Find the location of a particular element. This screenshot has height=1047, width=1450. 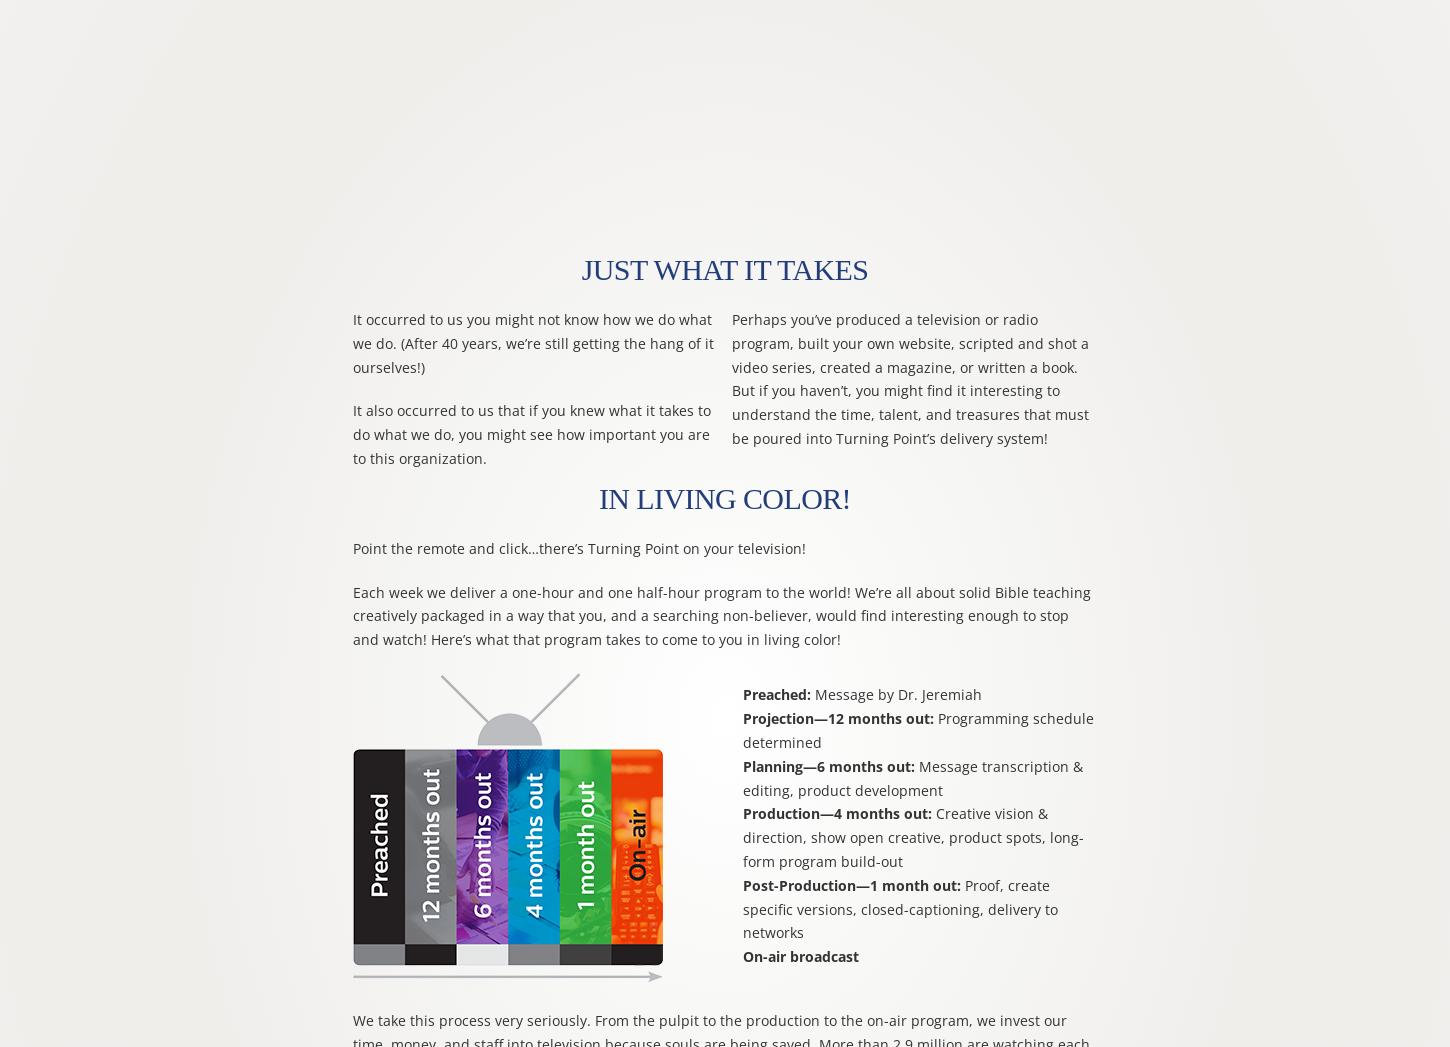

'Post-Production—1 month out:' is located at coordinates (850, 883).